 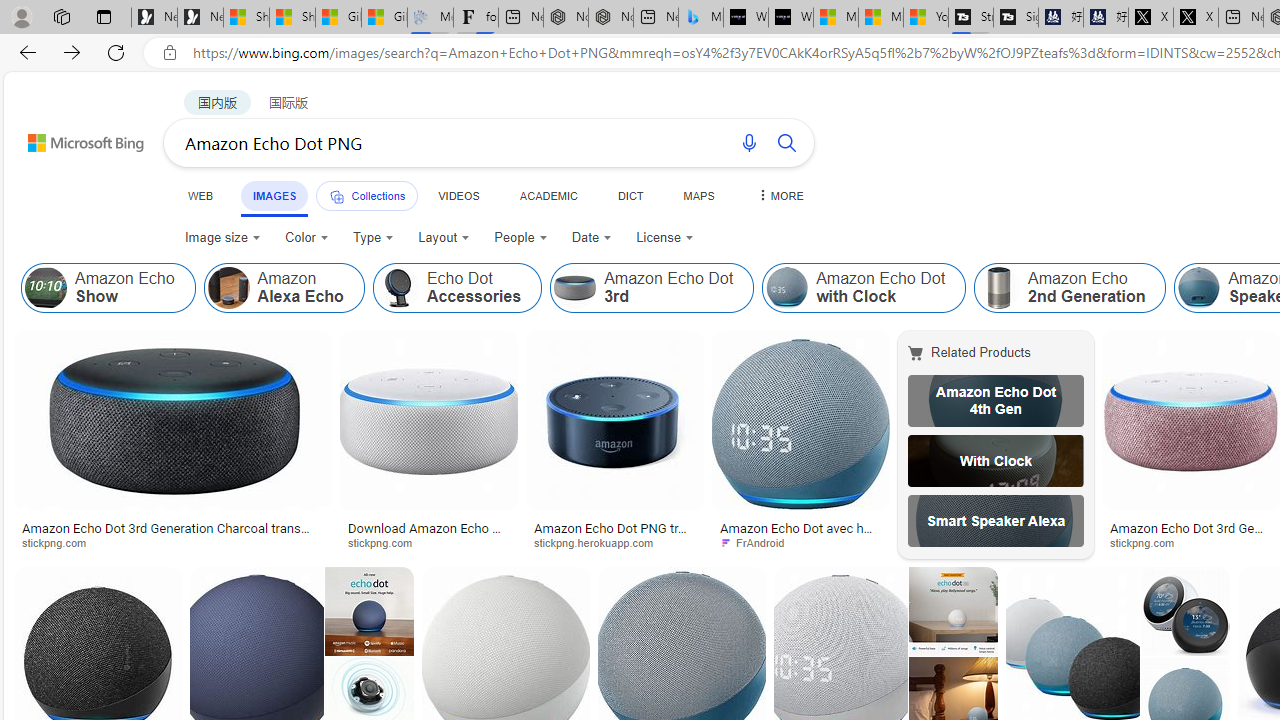 I want to click on 'Amazon Alexa Echo', so click(x=228, y=288).